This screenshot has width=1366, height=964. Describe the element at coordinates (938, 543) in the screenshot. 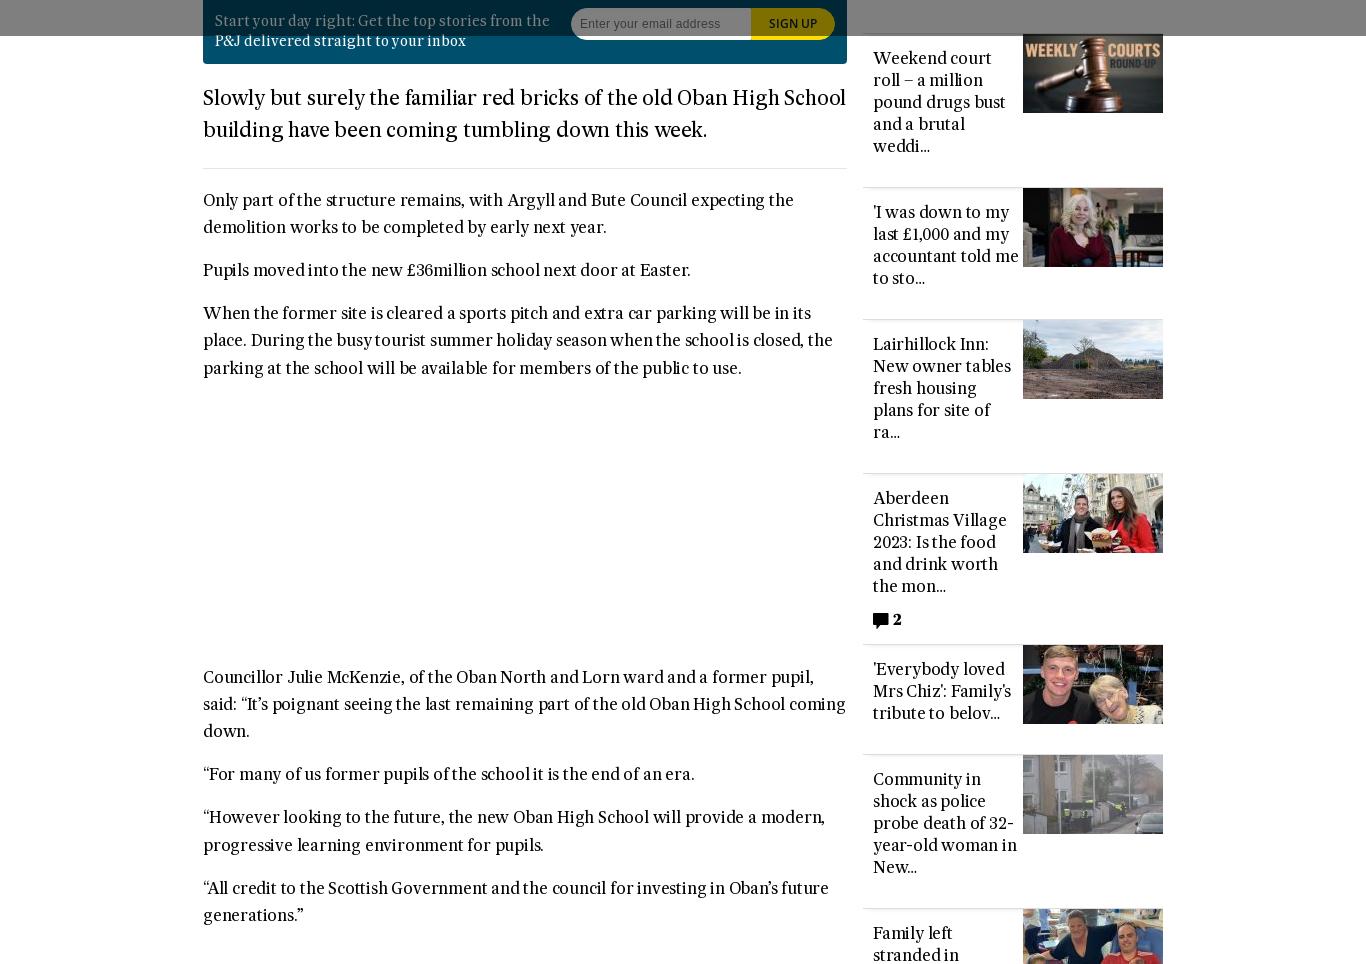

I see `'Aberdeen Christmas Village 2023: Is the food and drink worth the mon…'` at that location.